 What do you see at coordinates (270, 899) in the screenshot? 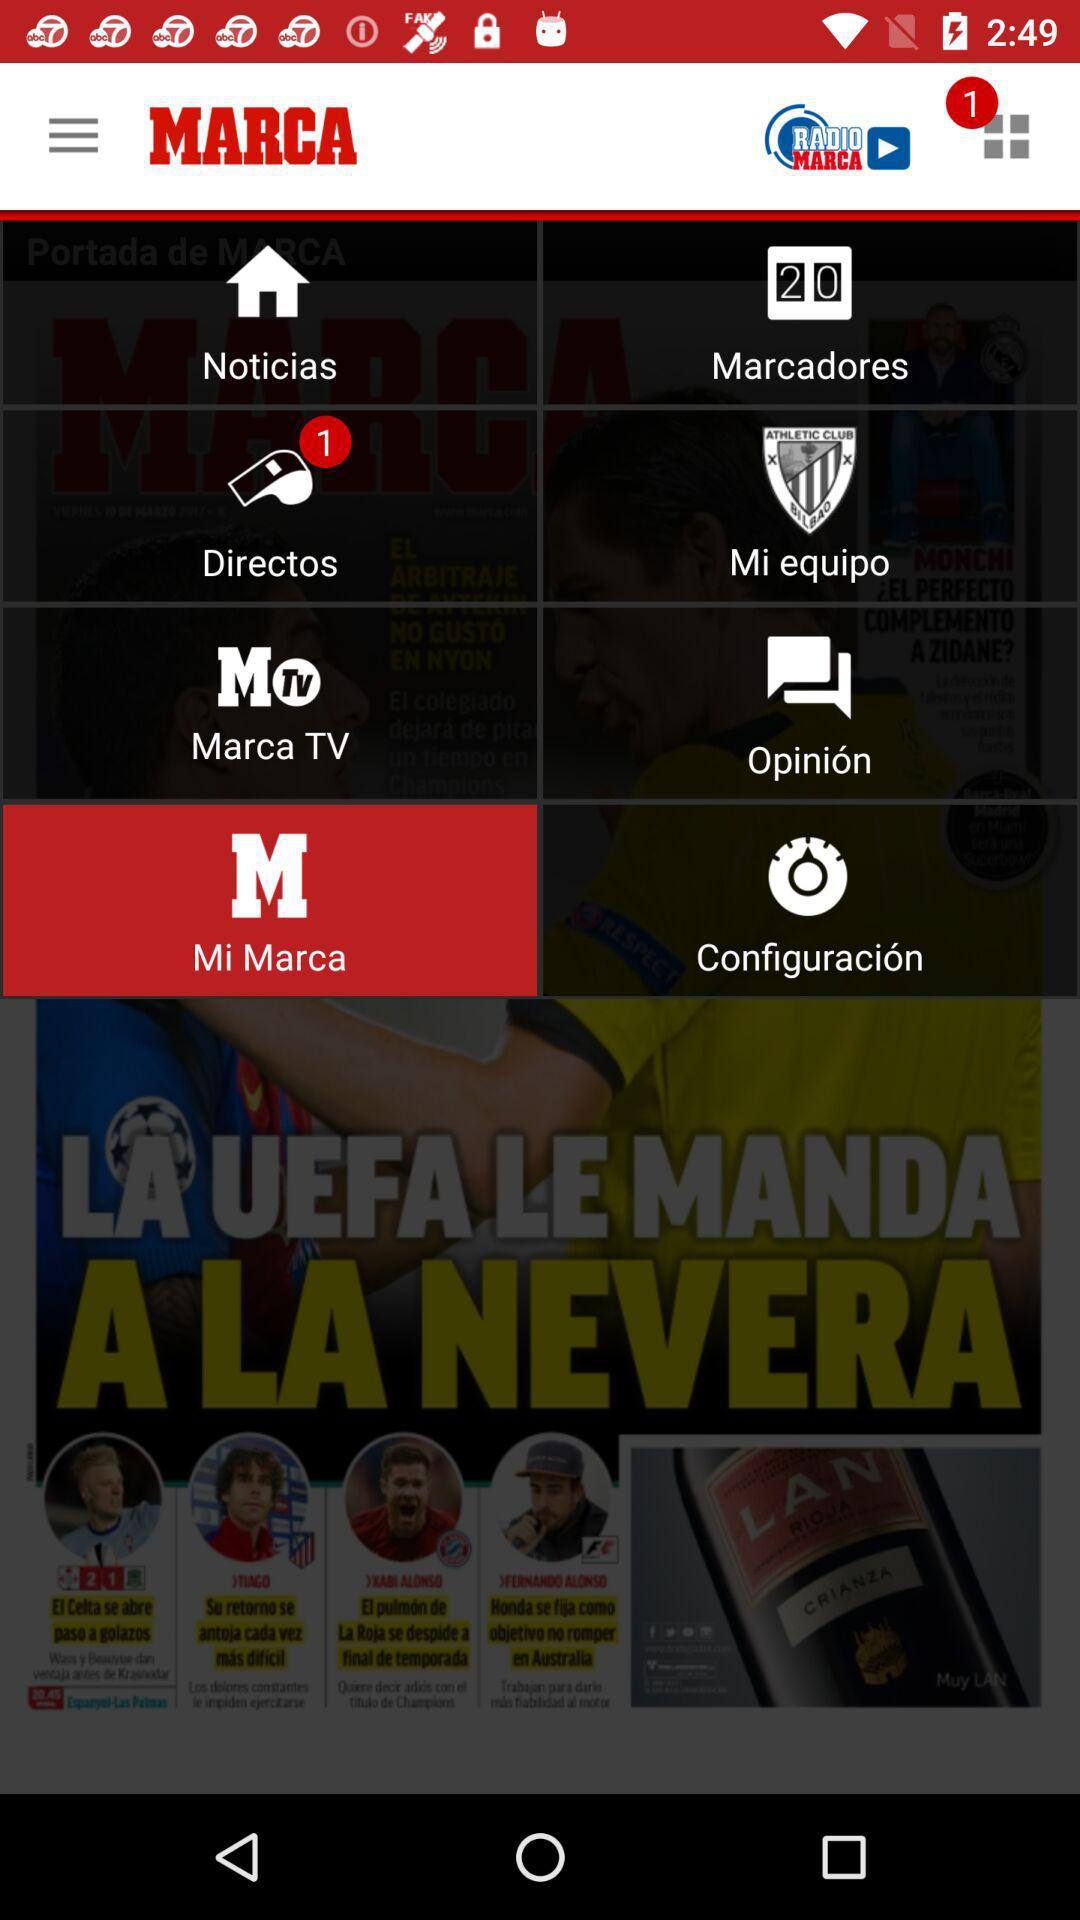
I see `access the 'marca item` at bounding box center [270, 899].